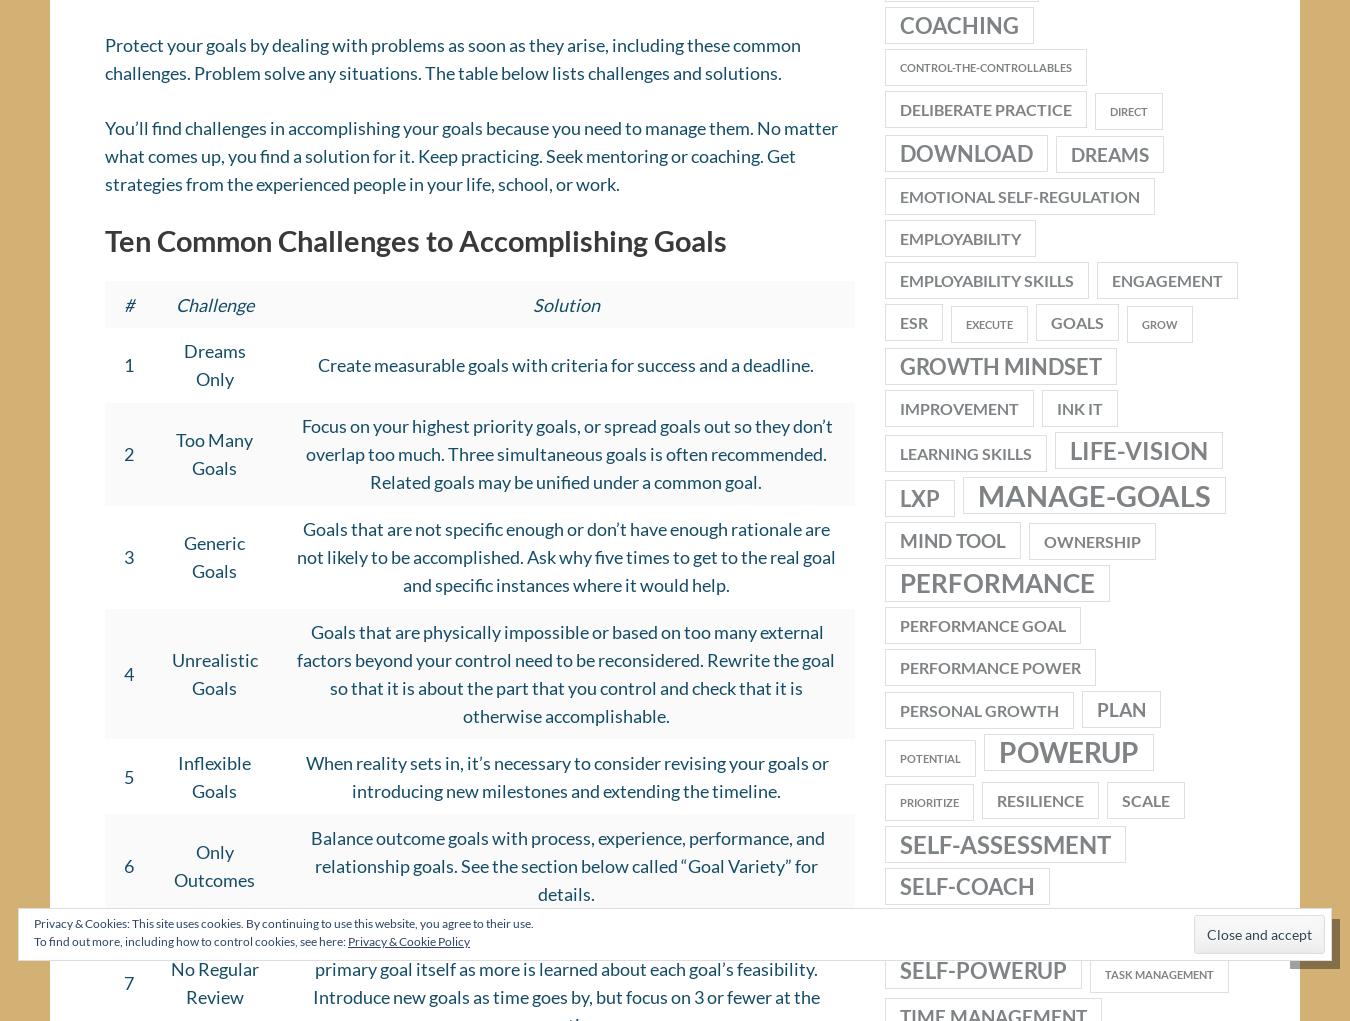  What do you see at coordinates (978, 716) in the screenshot?
I see `'personal growth'` at bounding box center [978, 716].